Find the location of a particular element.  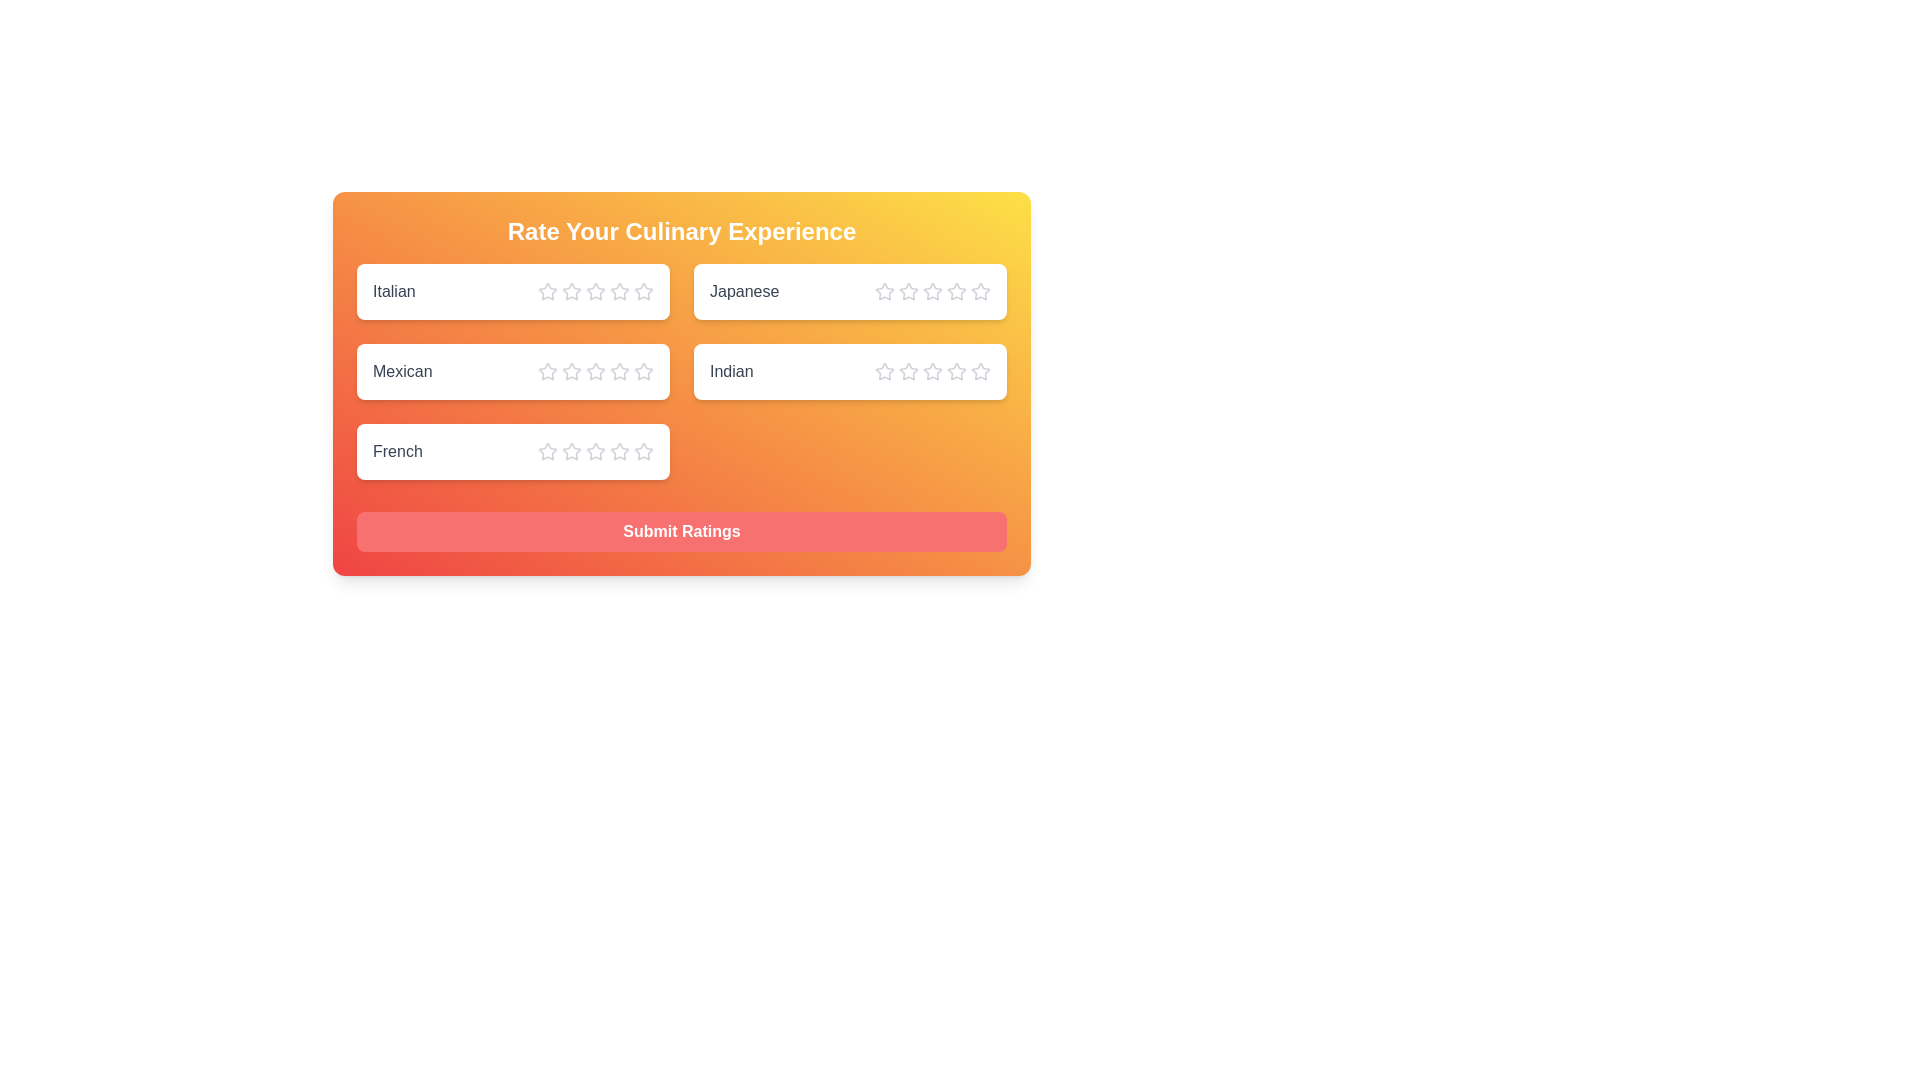

the star corresponding to the rating 4 for the cuisine French is located at coordinates (618, 451).